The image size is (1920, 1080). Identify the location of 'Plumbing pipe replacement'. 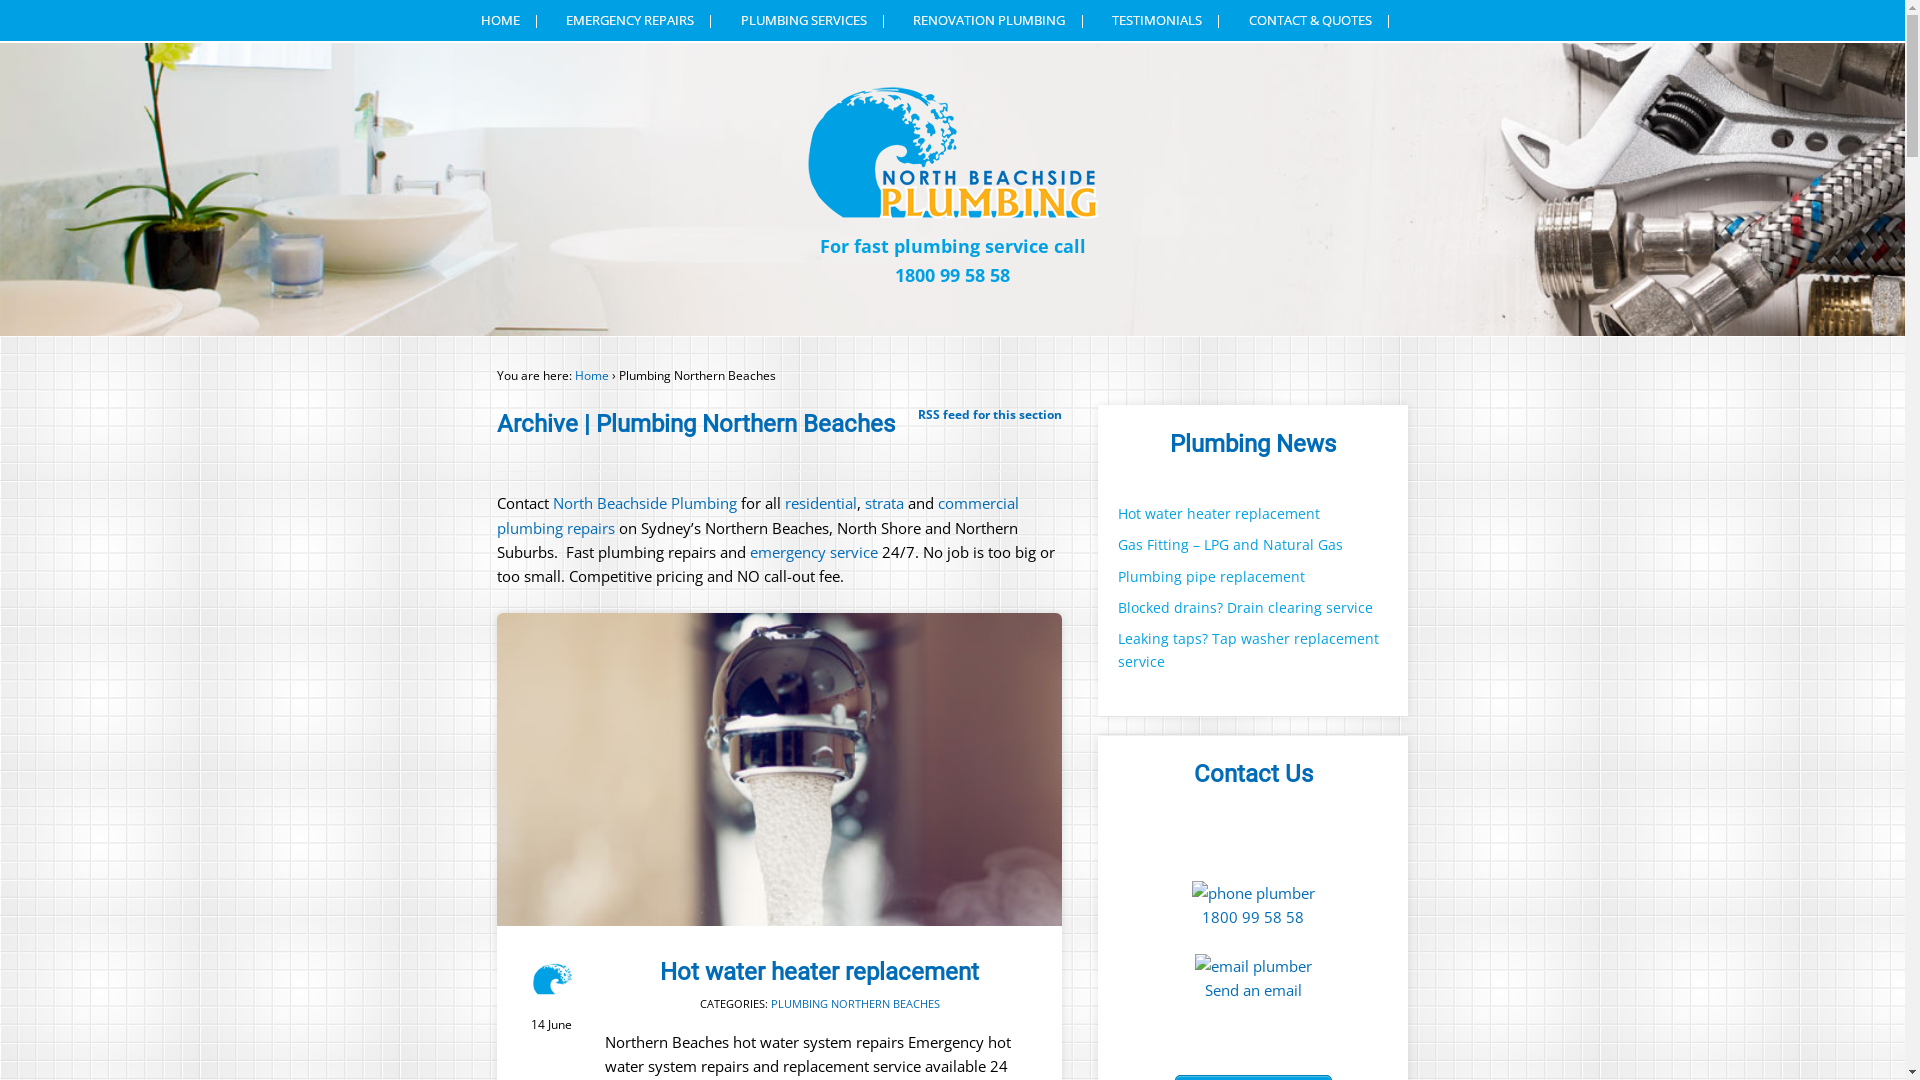
(1210, 576).